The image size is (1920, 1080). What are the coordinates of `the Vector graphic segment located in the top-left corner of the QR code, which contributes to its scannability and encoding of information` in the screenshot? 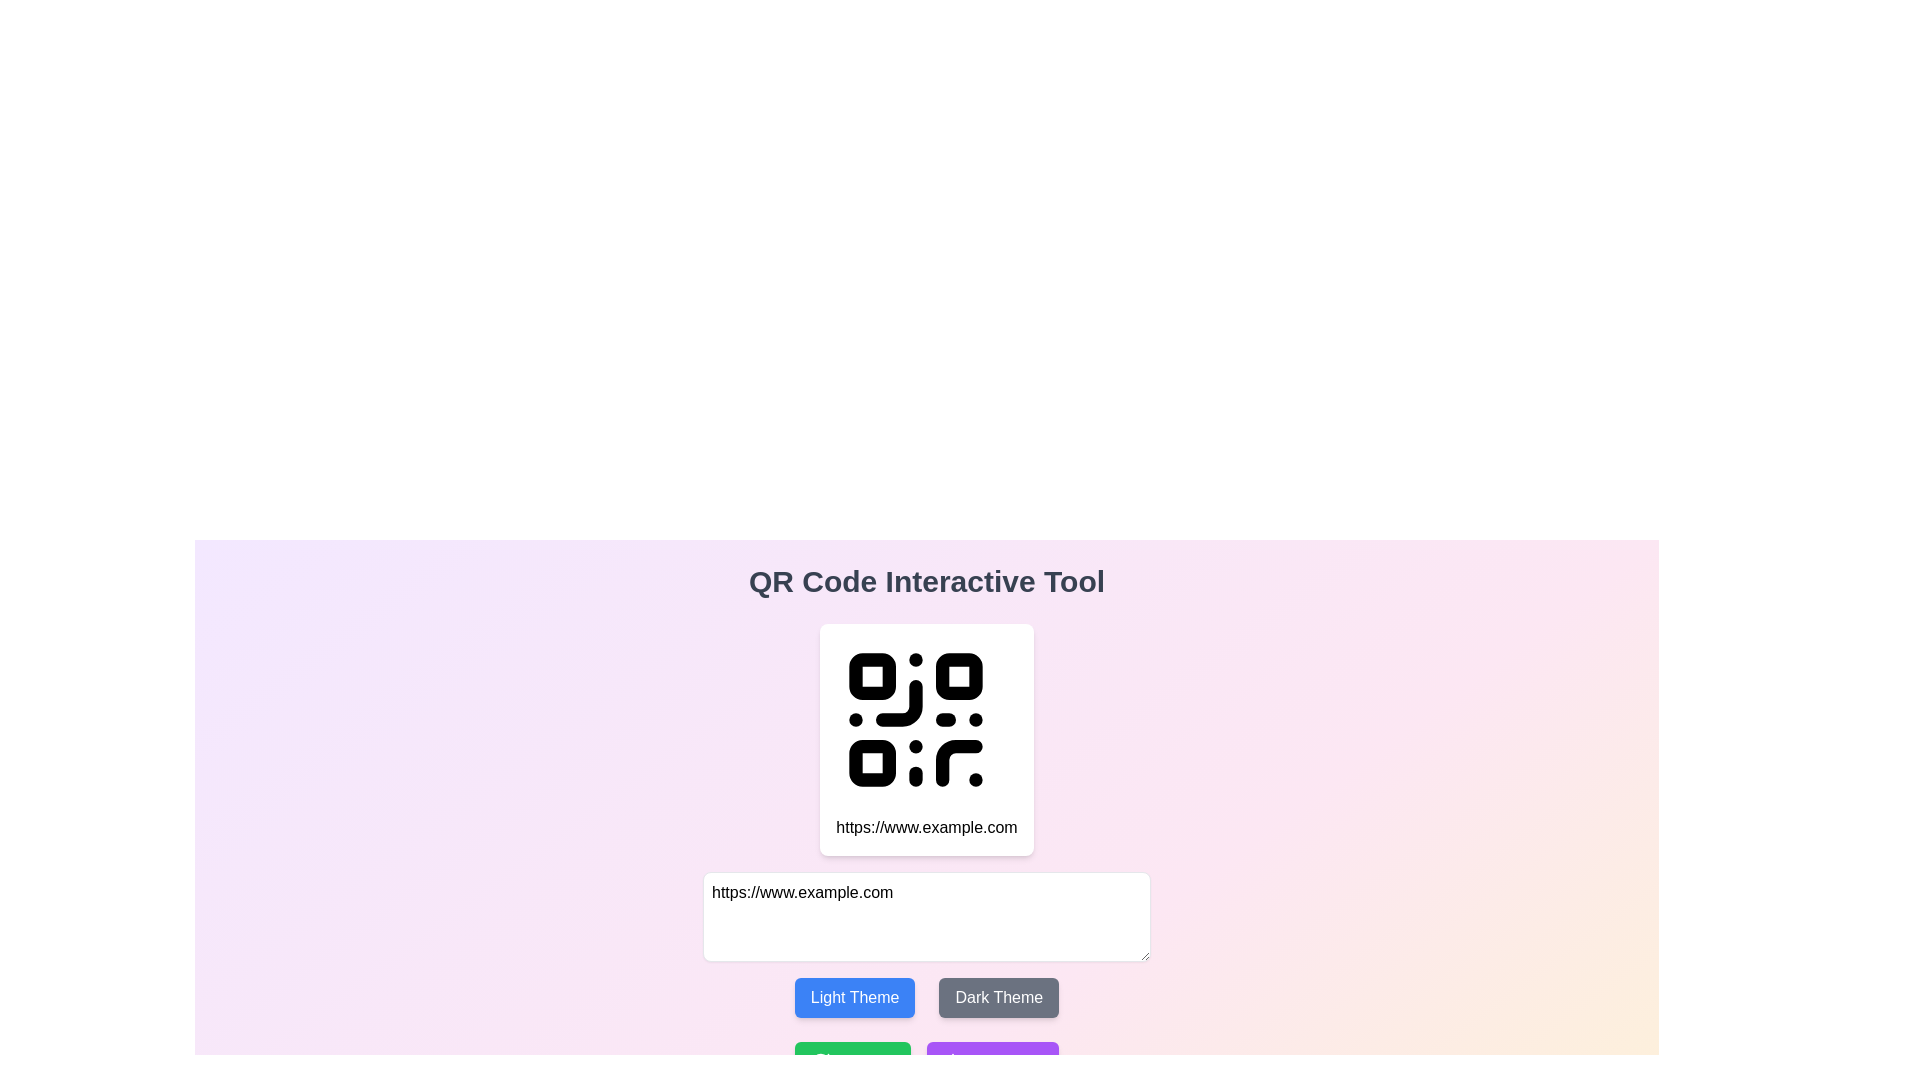 It's located at (898, 702).